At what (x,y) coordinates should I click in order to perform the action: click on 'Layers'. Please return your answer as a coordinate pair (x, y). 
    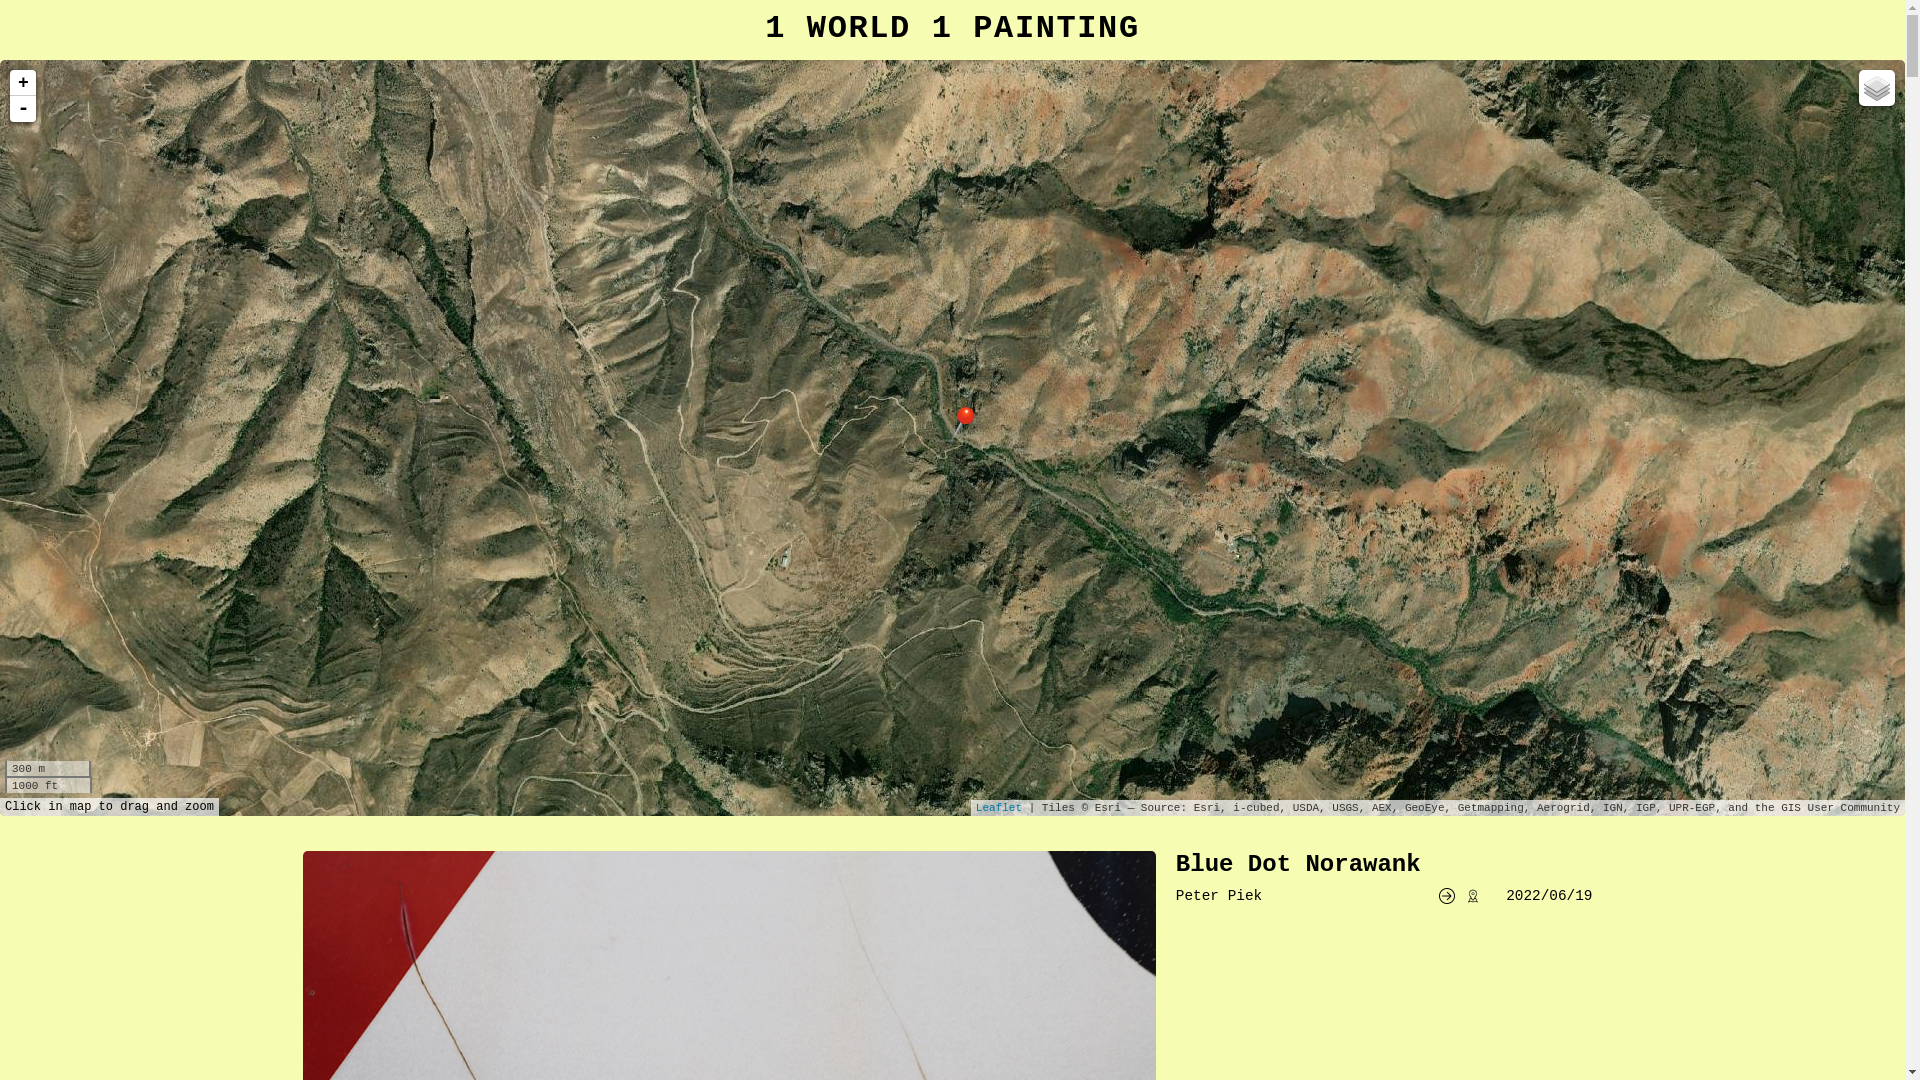
    Looking at the image, I should click on (1875, 87).